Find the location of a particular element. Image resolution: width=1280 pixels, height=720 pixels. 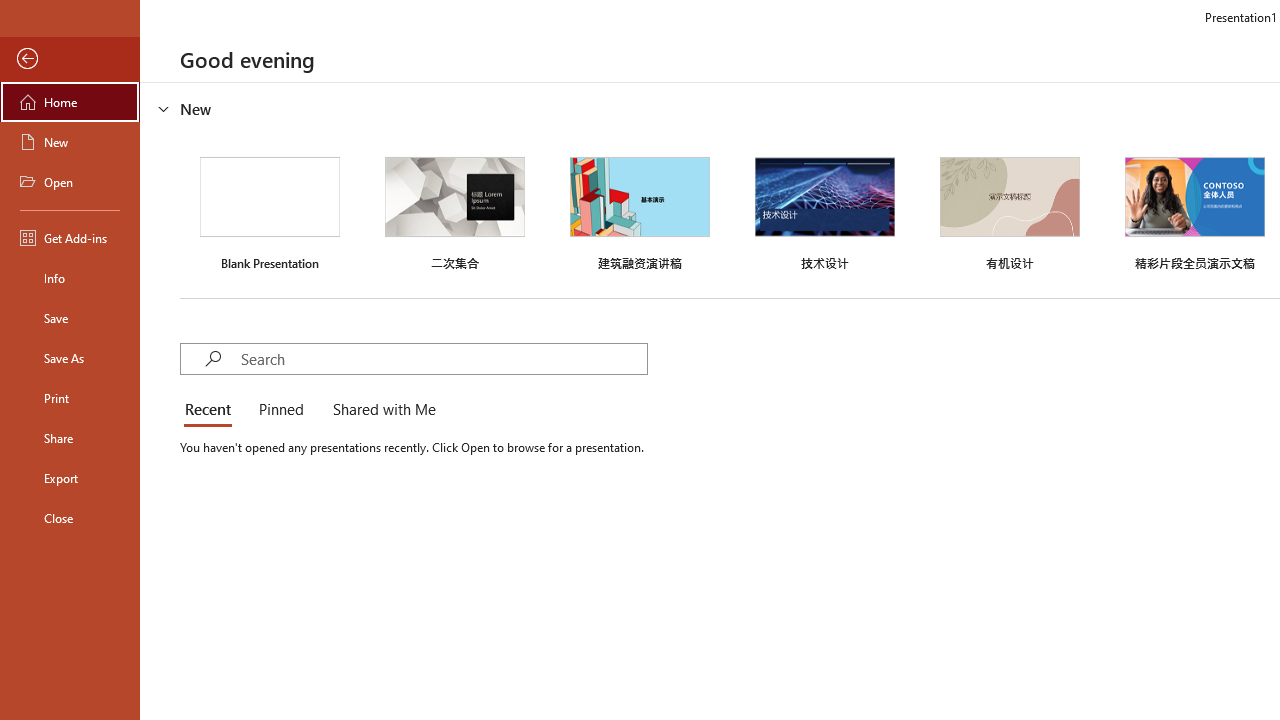

'Back' is located at coordinates (69, 58).